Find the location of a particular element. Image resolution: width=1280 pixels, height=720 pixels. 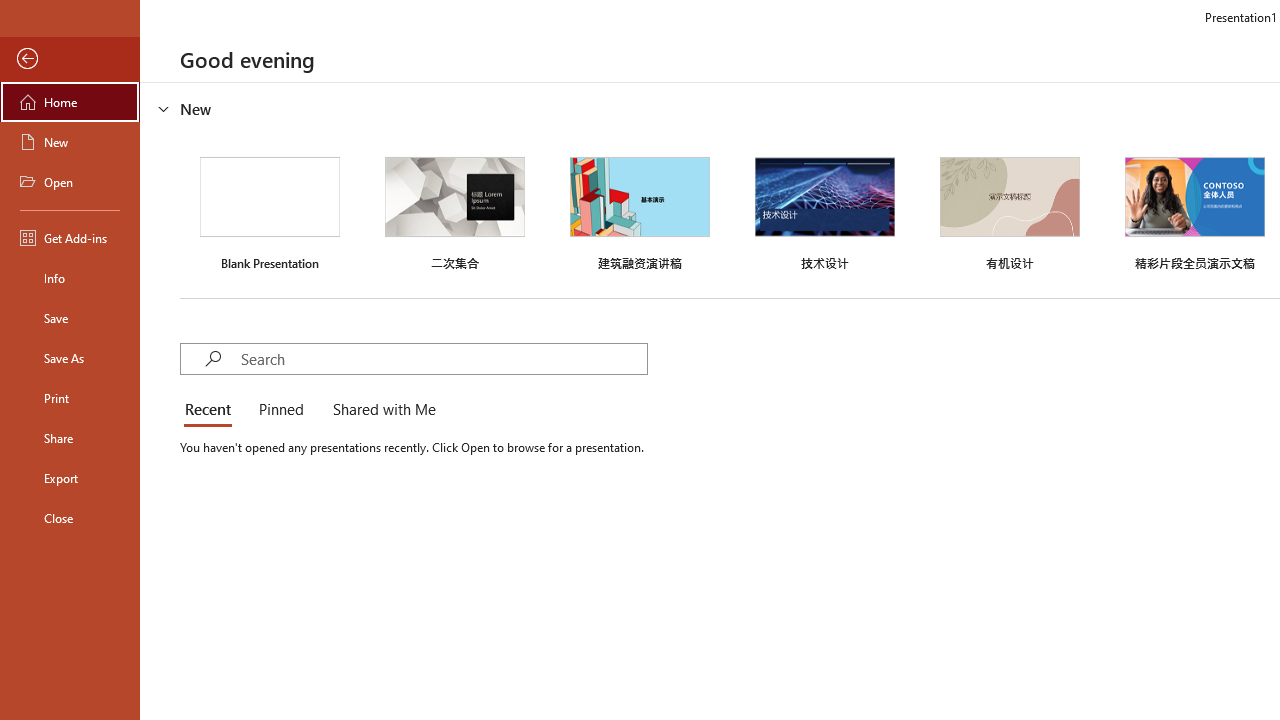

'Back' is located at coordinates (69, 58).